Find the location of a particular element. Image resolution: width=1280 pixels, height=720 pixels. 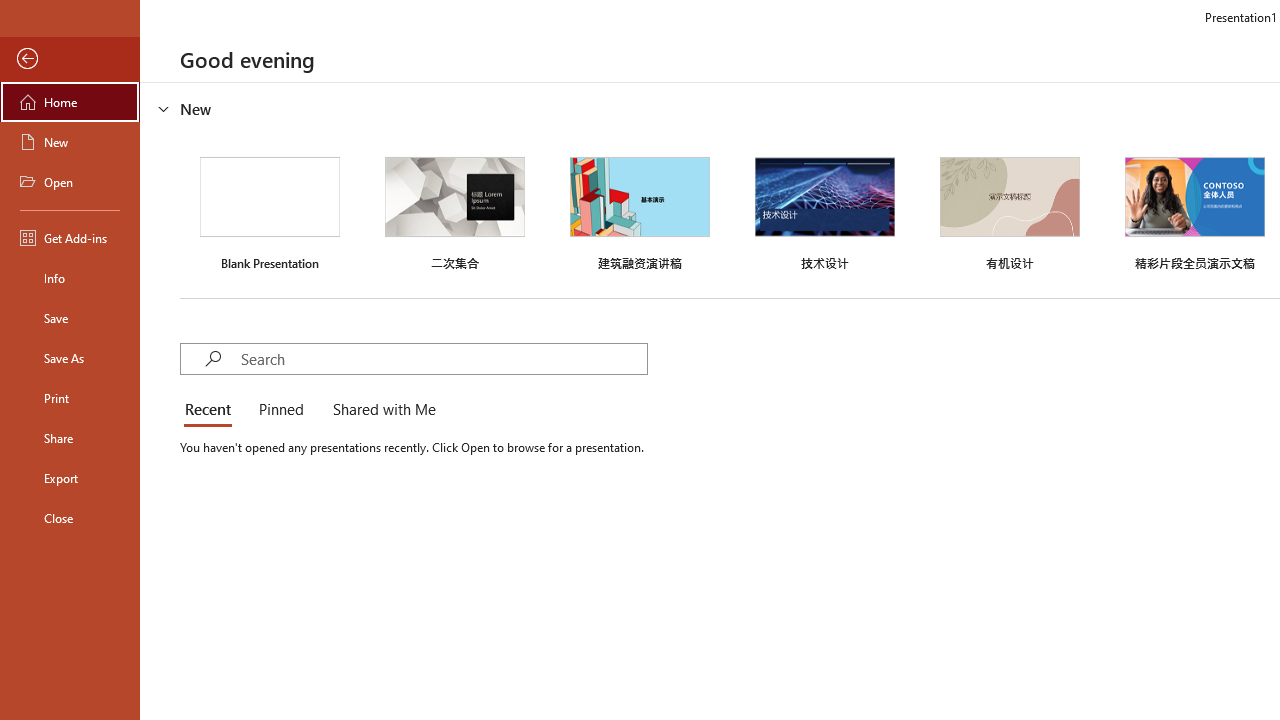

'Back' is located at coordinates (69, 58).